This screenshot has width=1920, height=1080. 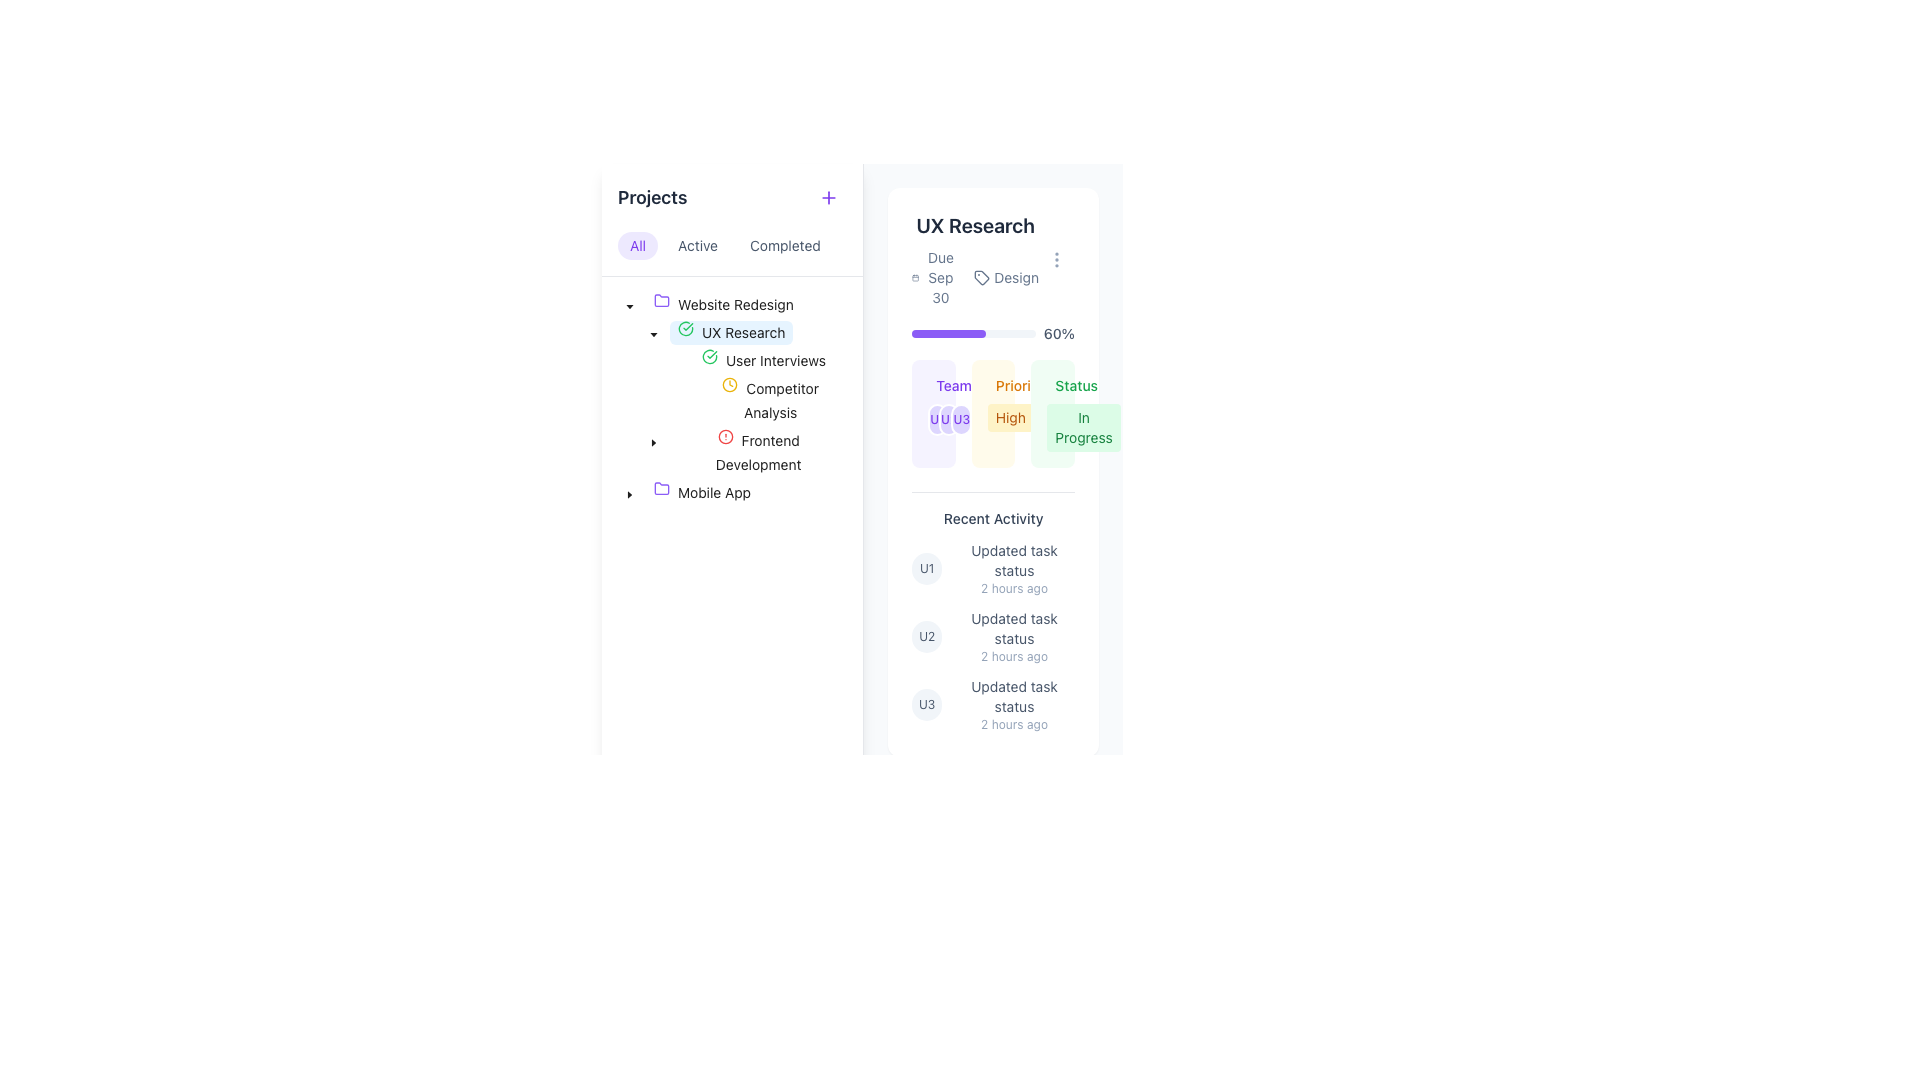 What do you see at coordinates (1014, 656) in the screenshot?
I see `static text indicating the time of an activity update, which states that the update occurred 2 hours prior to the current time, located below the 'Updated task status' in the 'Recent Activity' section of item U2` at bounding box center [1014, 656].